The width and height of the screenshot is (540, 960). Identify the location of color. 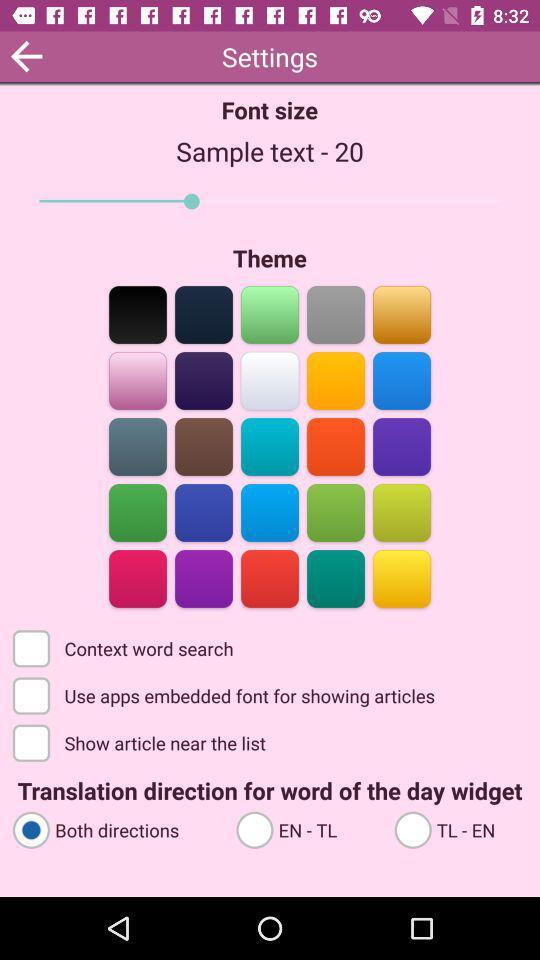
(137, 577).